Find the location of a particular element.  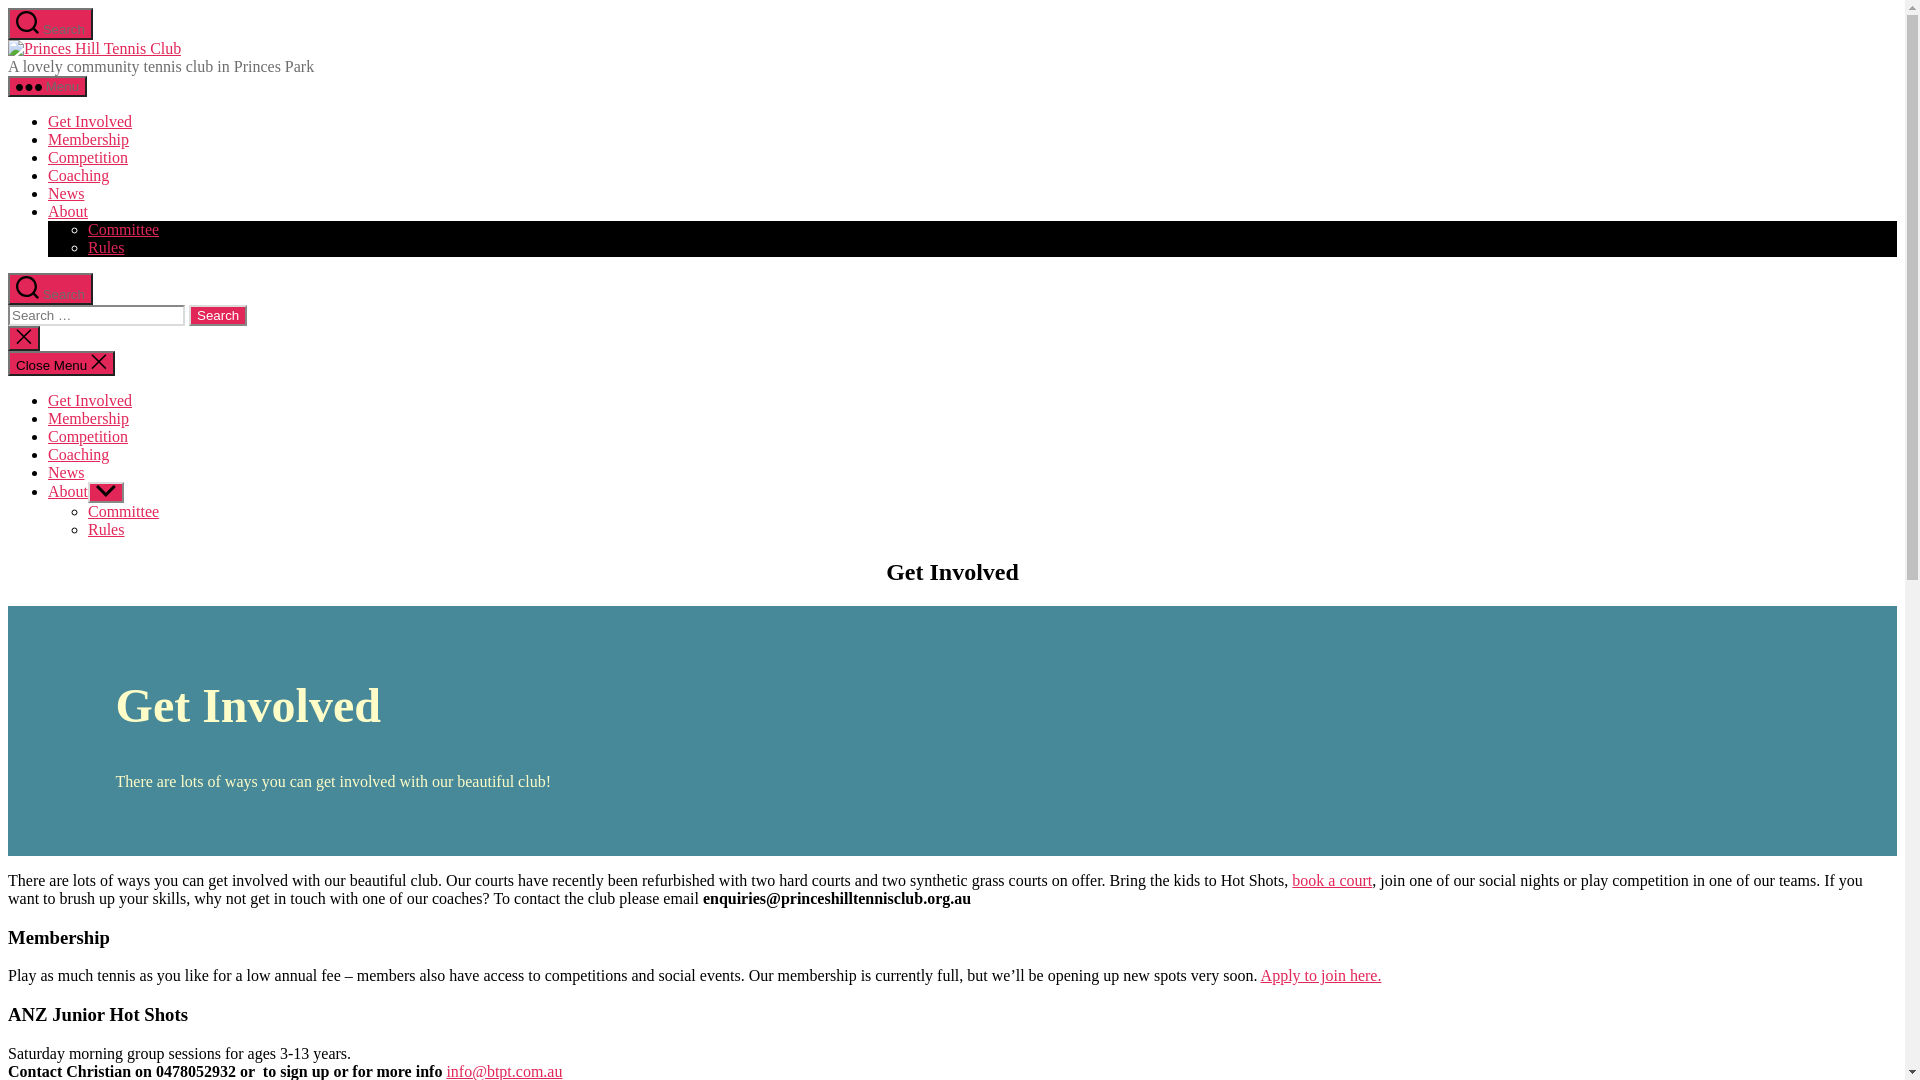

'Committee' is located at coordinates (122, 510).